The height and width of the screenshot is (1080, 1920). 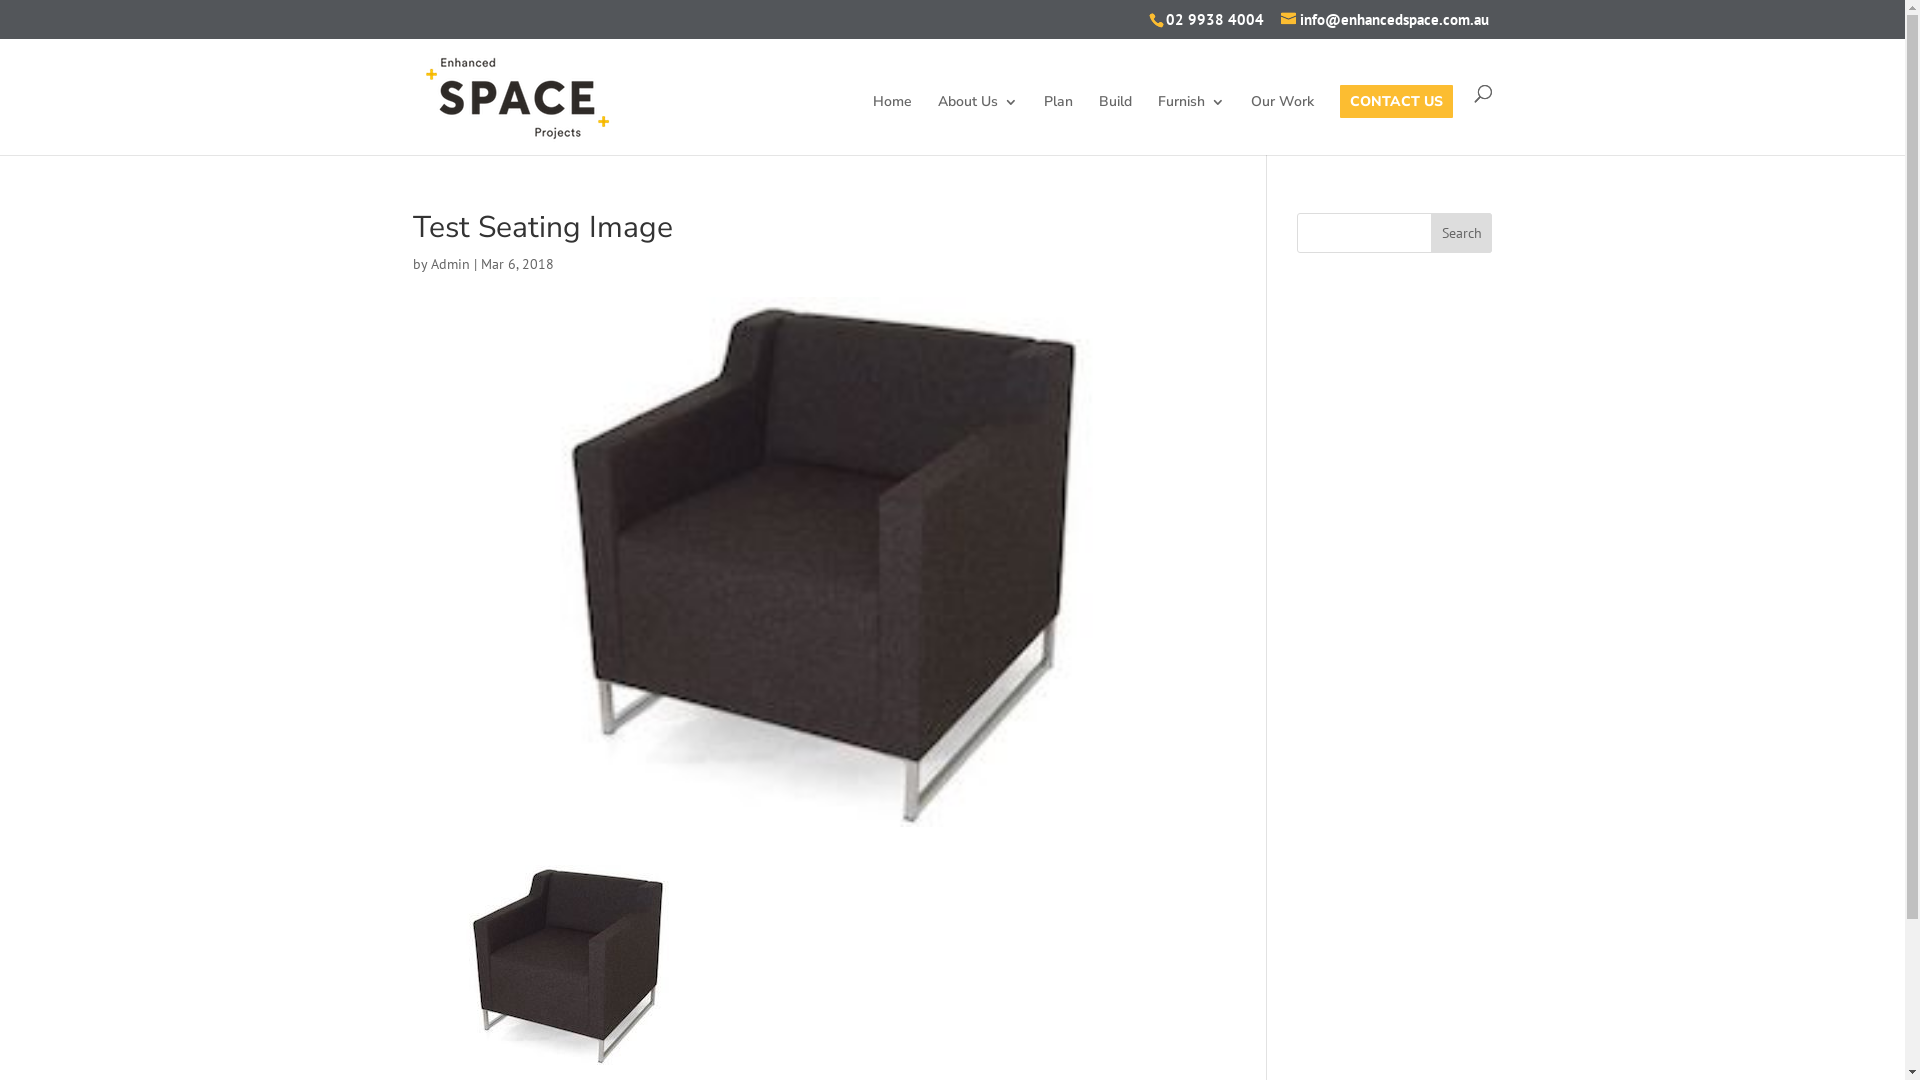 I want to click on 'Search', so click(x=1429, y=230).